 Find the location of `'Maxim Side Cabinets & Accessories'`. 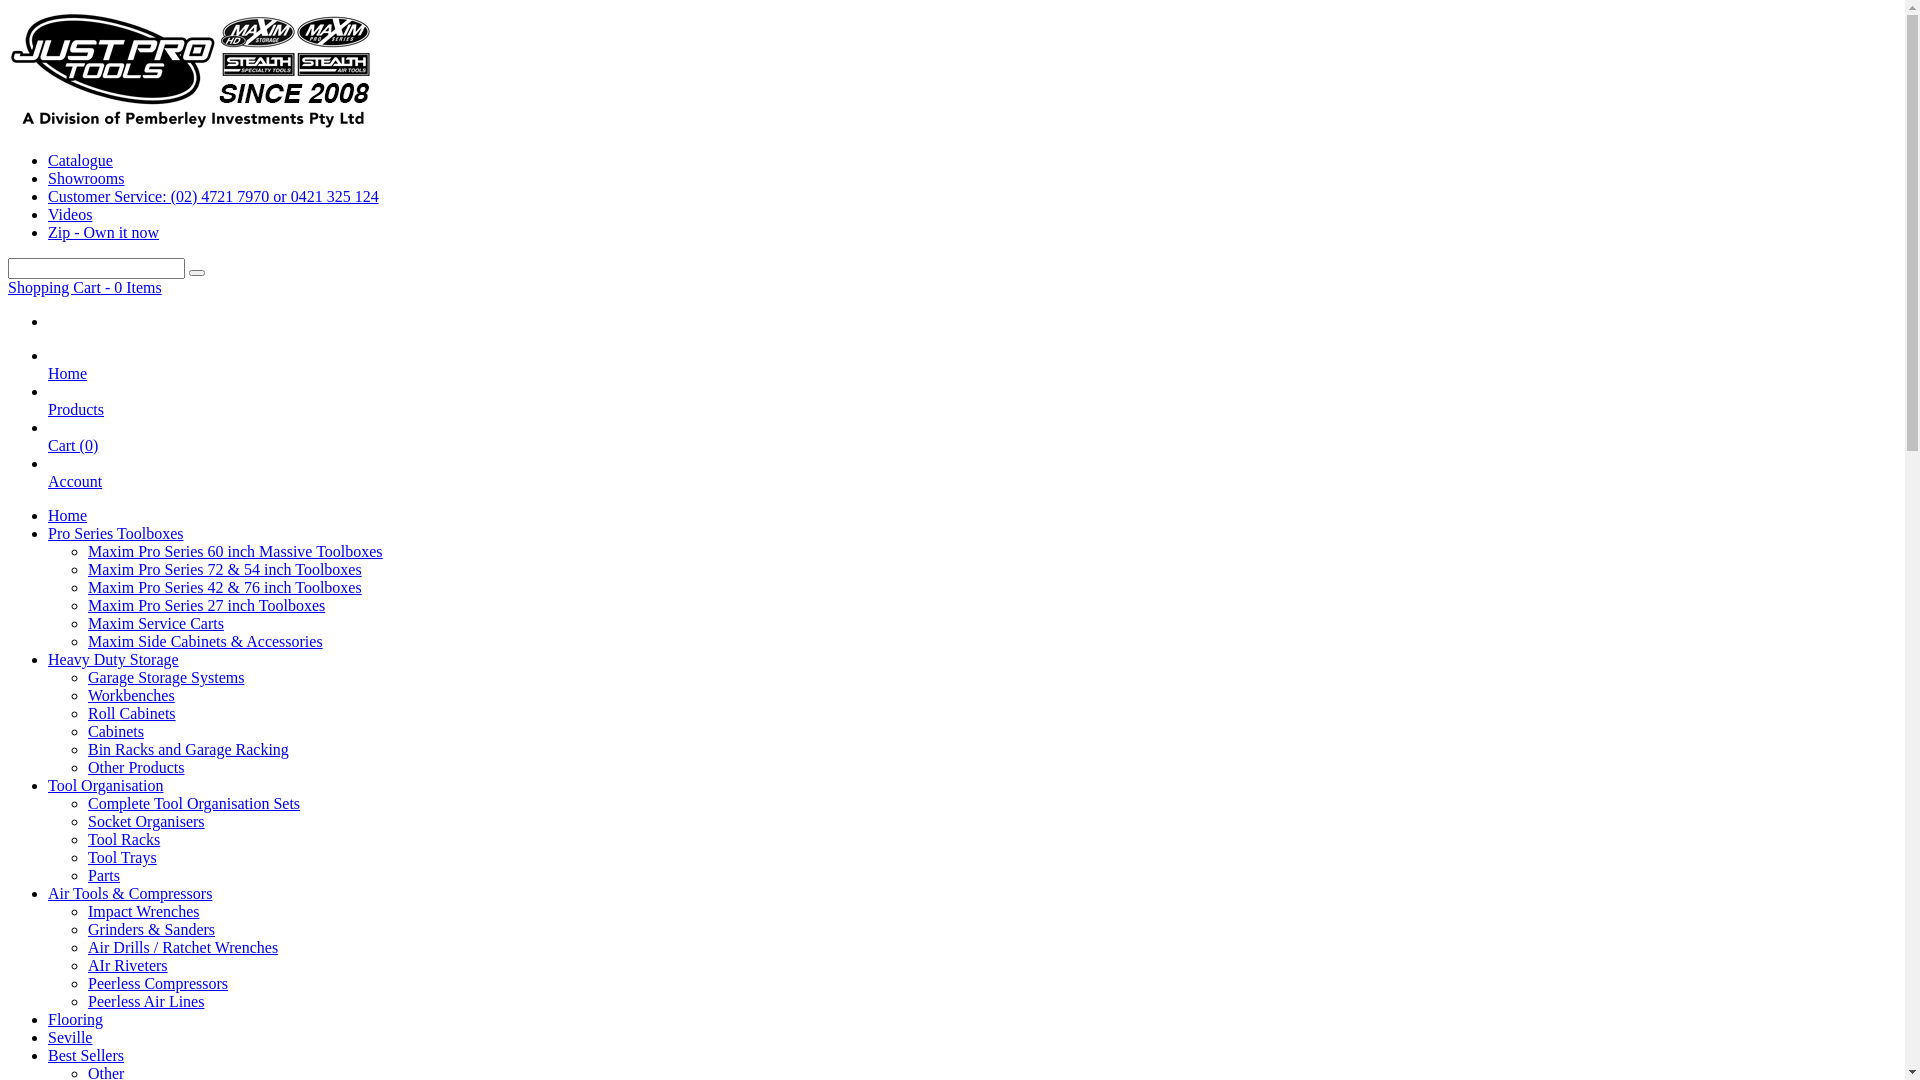

'Maxim Side Cabinets & Accessories' is located at coordinates (205, 641).